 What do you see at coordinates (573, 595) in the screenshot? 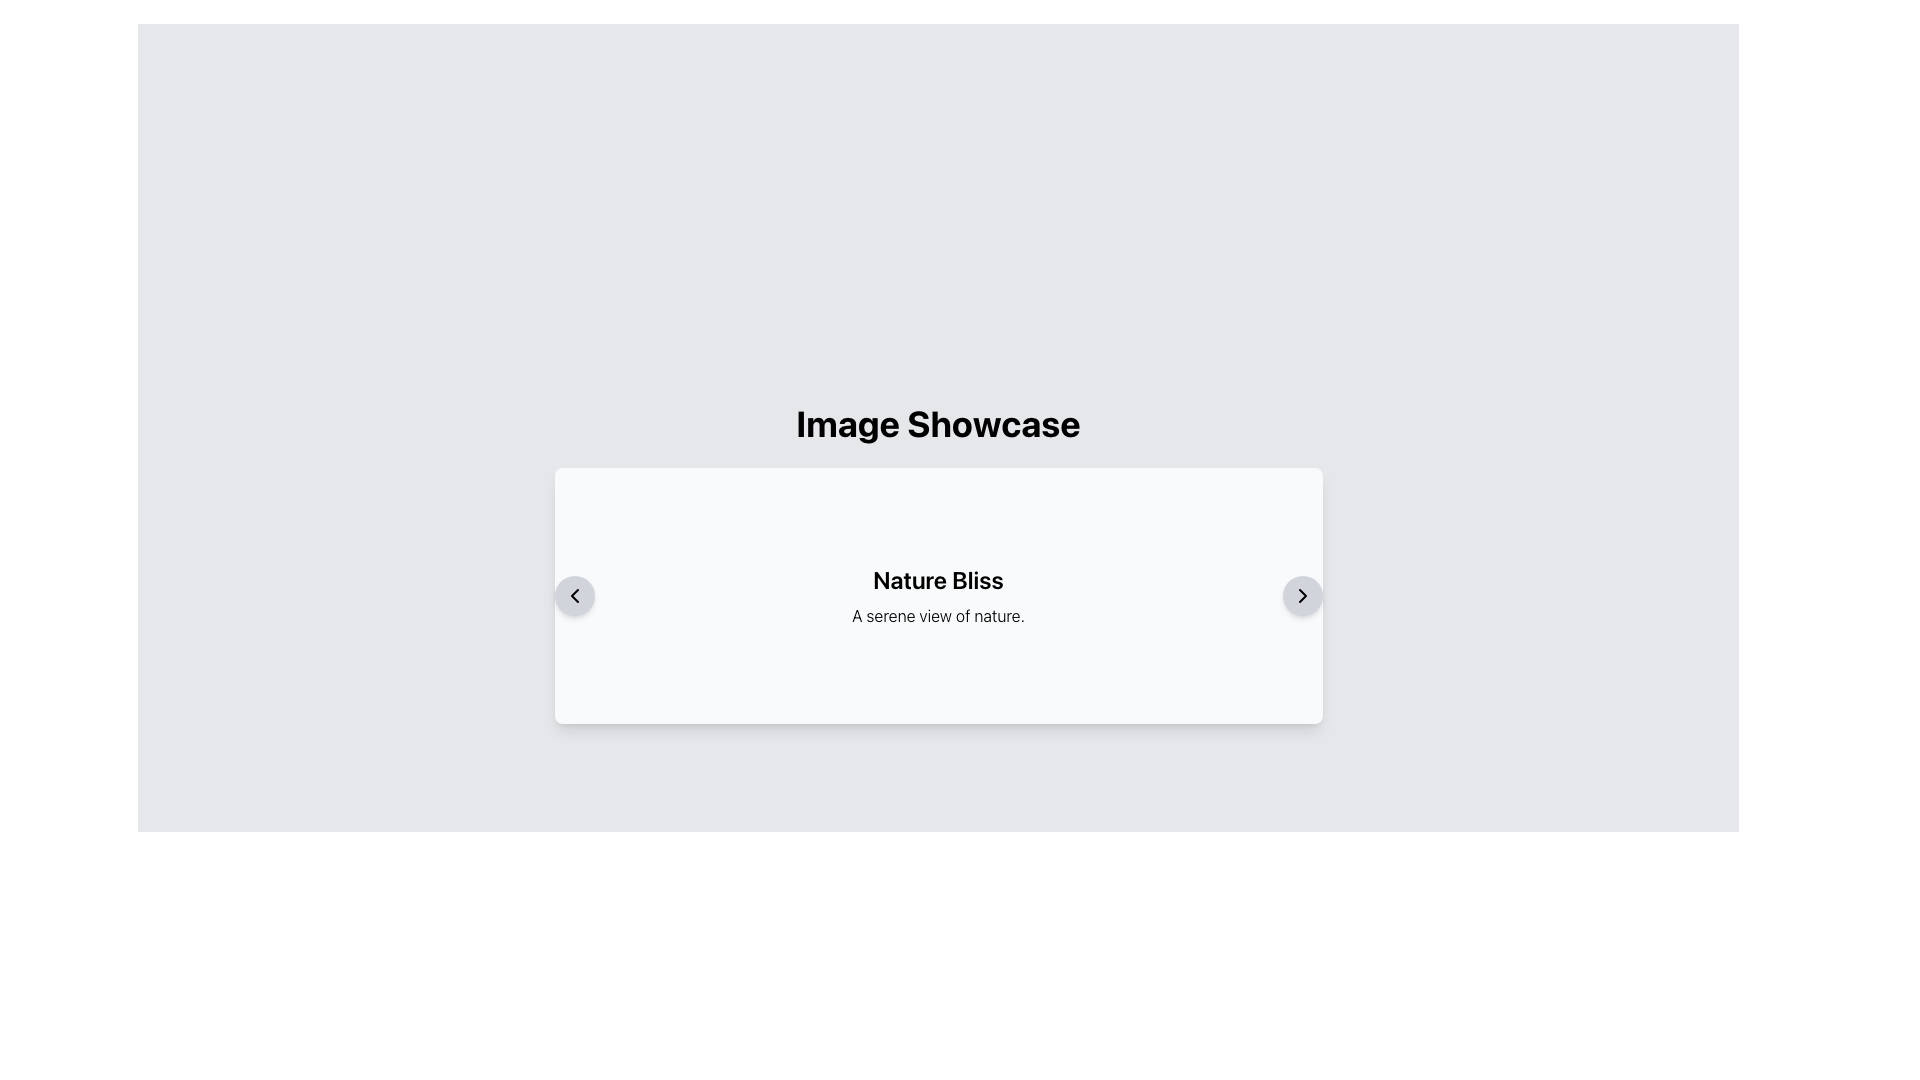
I see `the left-facing chevron icon within the circular button on the left side of the 'Nature Bliss' card` at bounding box center [573, 595].